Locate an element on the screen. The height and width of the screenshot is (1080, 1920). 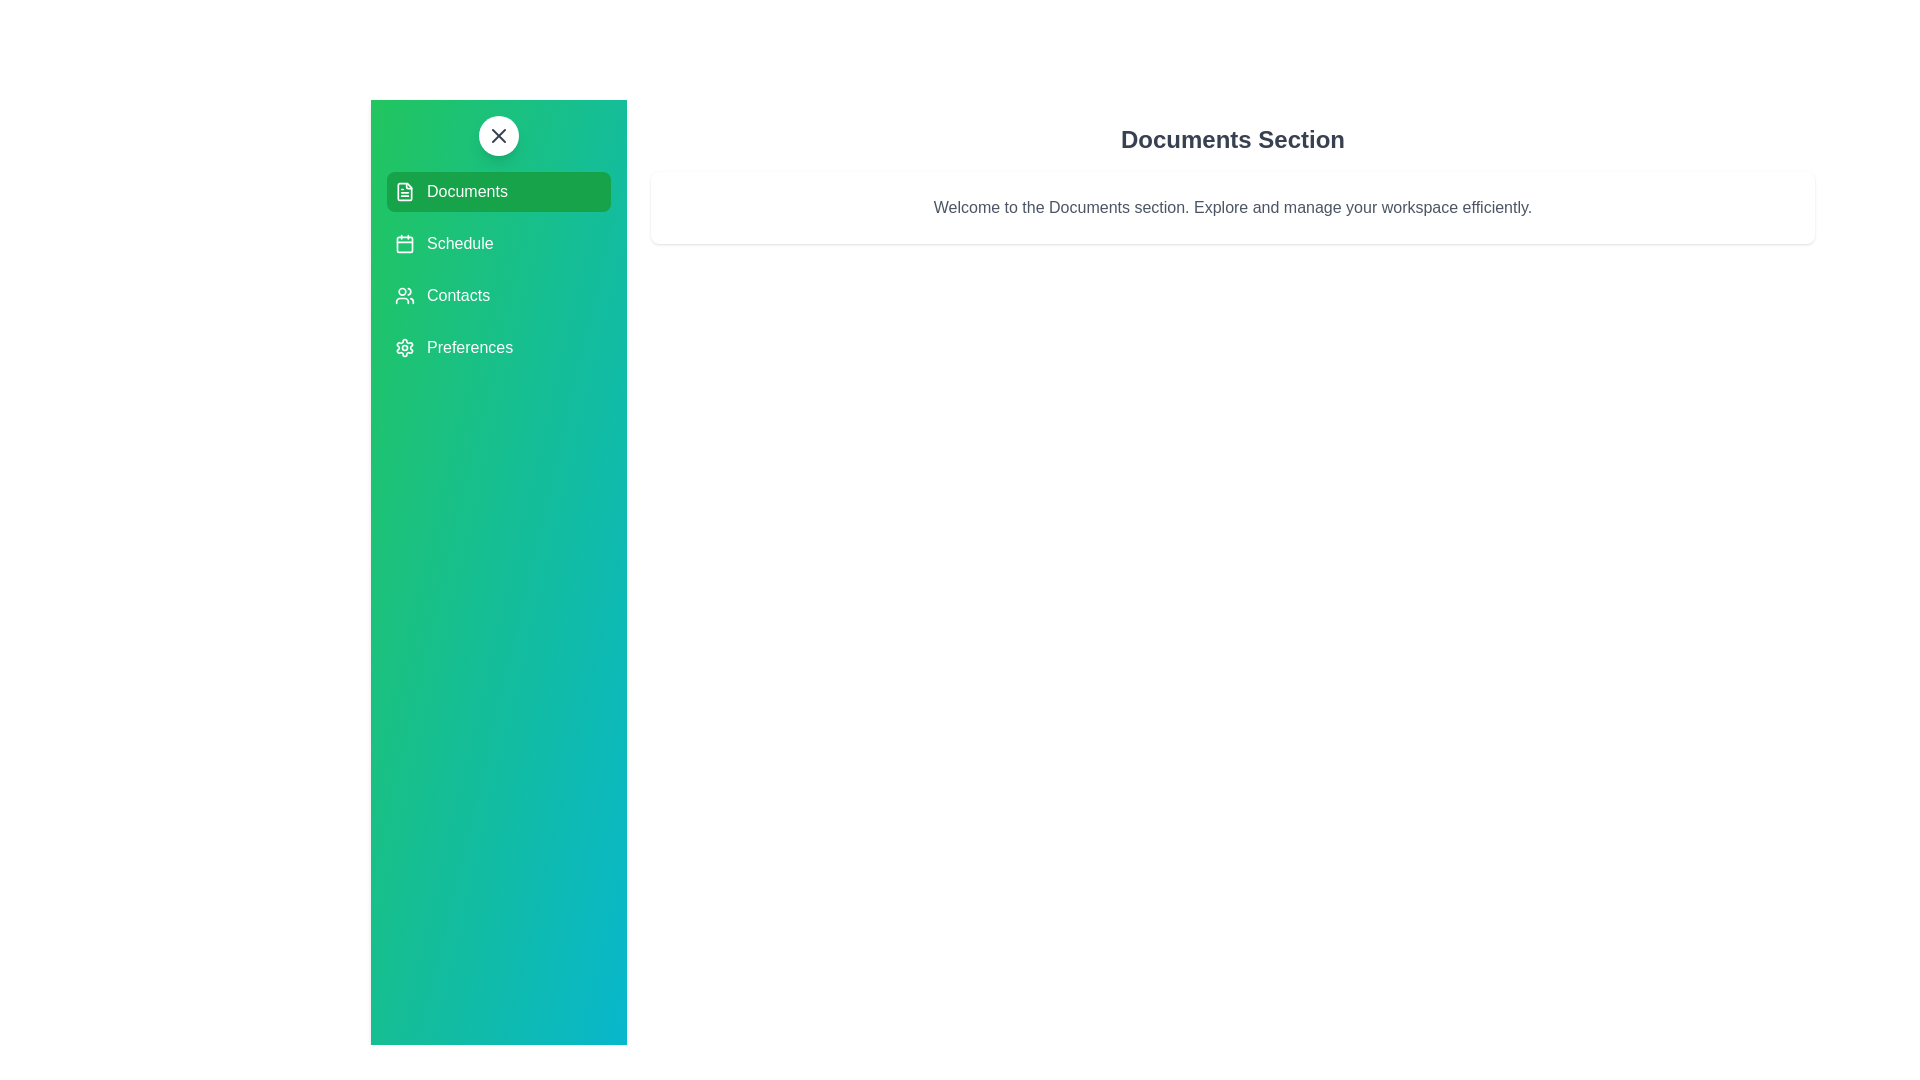
the section Contacts to highlight it is located at coordinates (499, 296).